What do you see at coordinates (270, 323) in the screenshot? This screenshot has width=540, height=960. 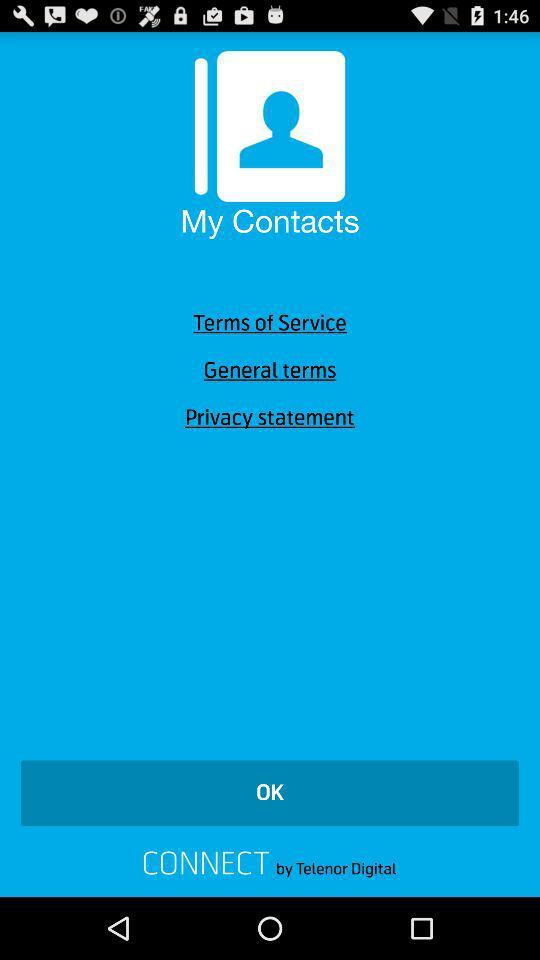 I see `the terms of service item` at bounding box center [270, 323].